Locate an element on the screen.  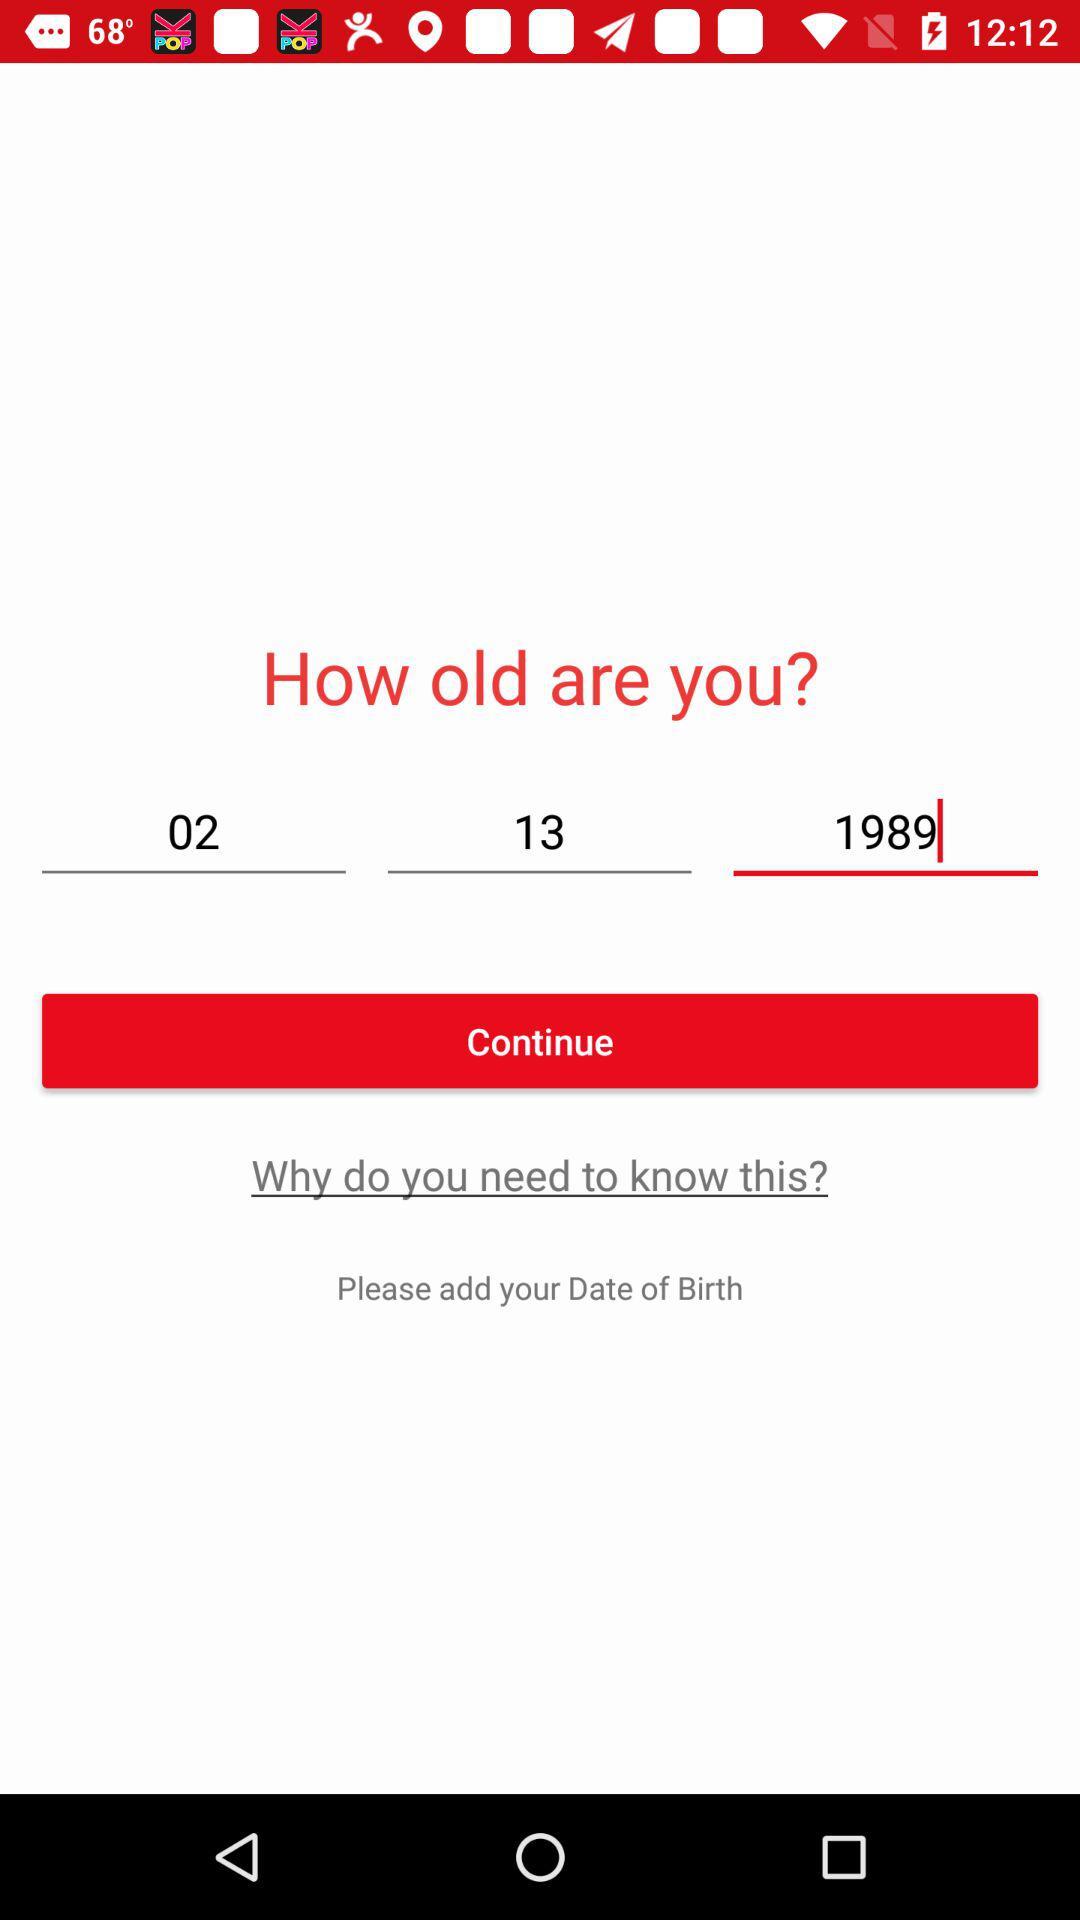
item next to the 13 item is located at coordinates (193, 830).